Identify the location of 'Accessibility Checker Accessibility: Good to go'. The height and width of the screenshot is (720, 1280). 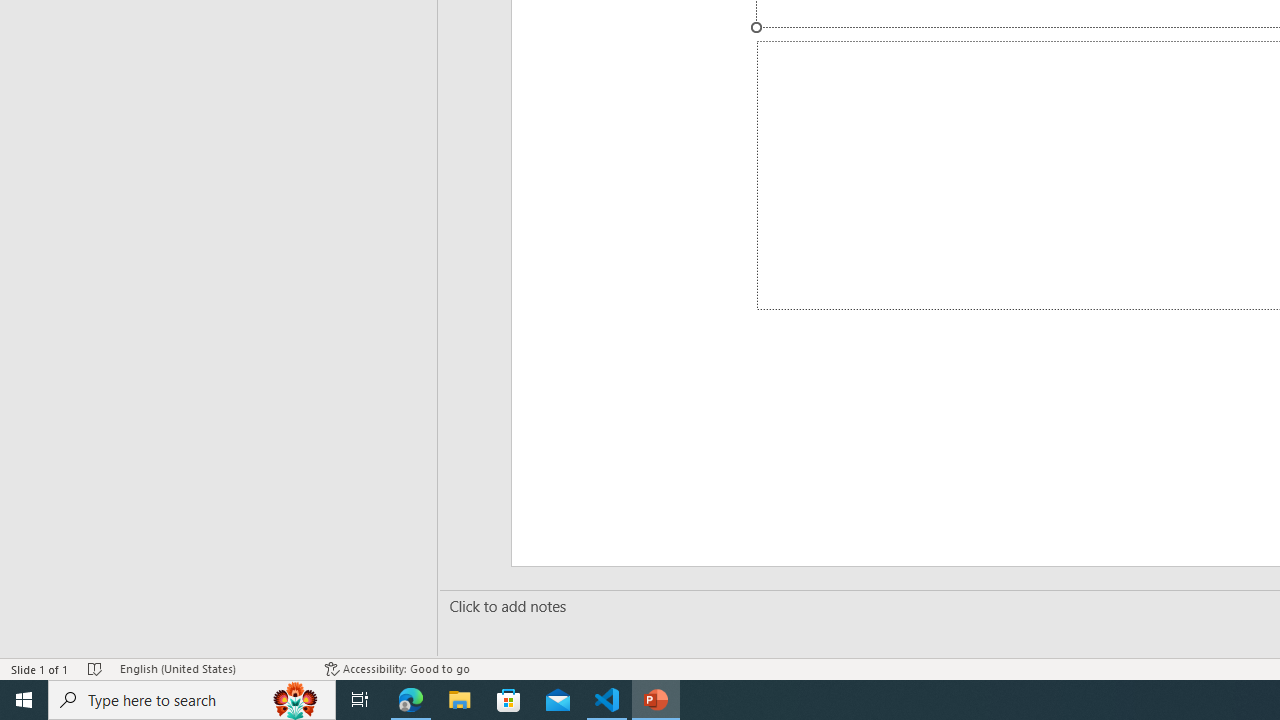
(397, 669).